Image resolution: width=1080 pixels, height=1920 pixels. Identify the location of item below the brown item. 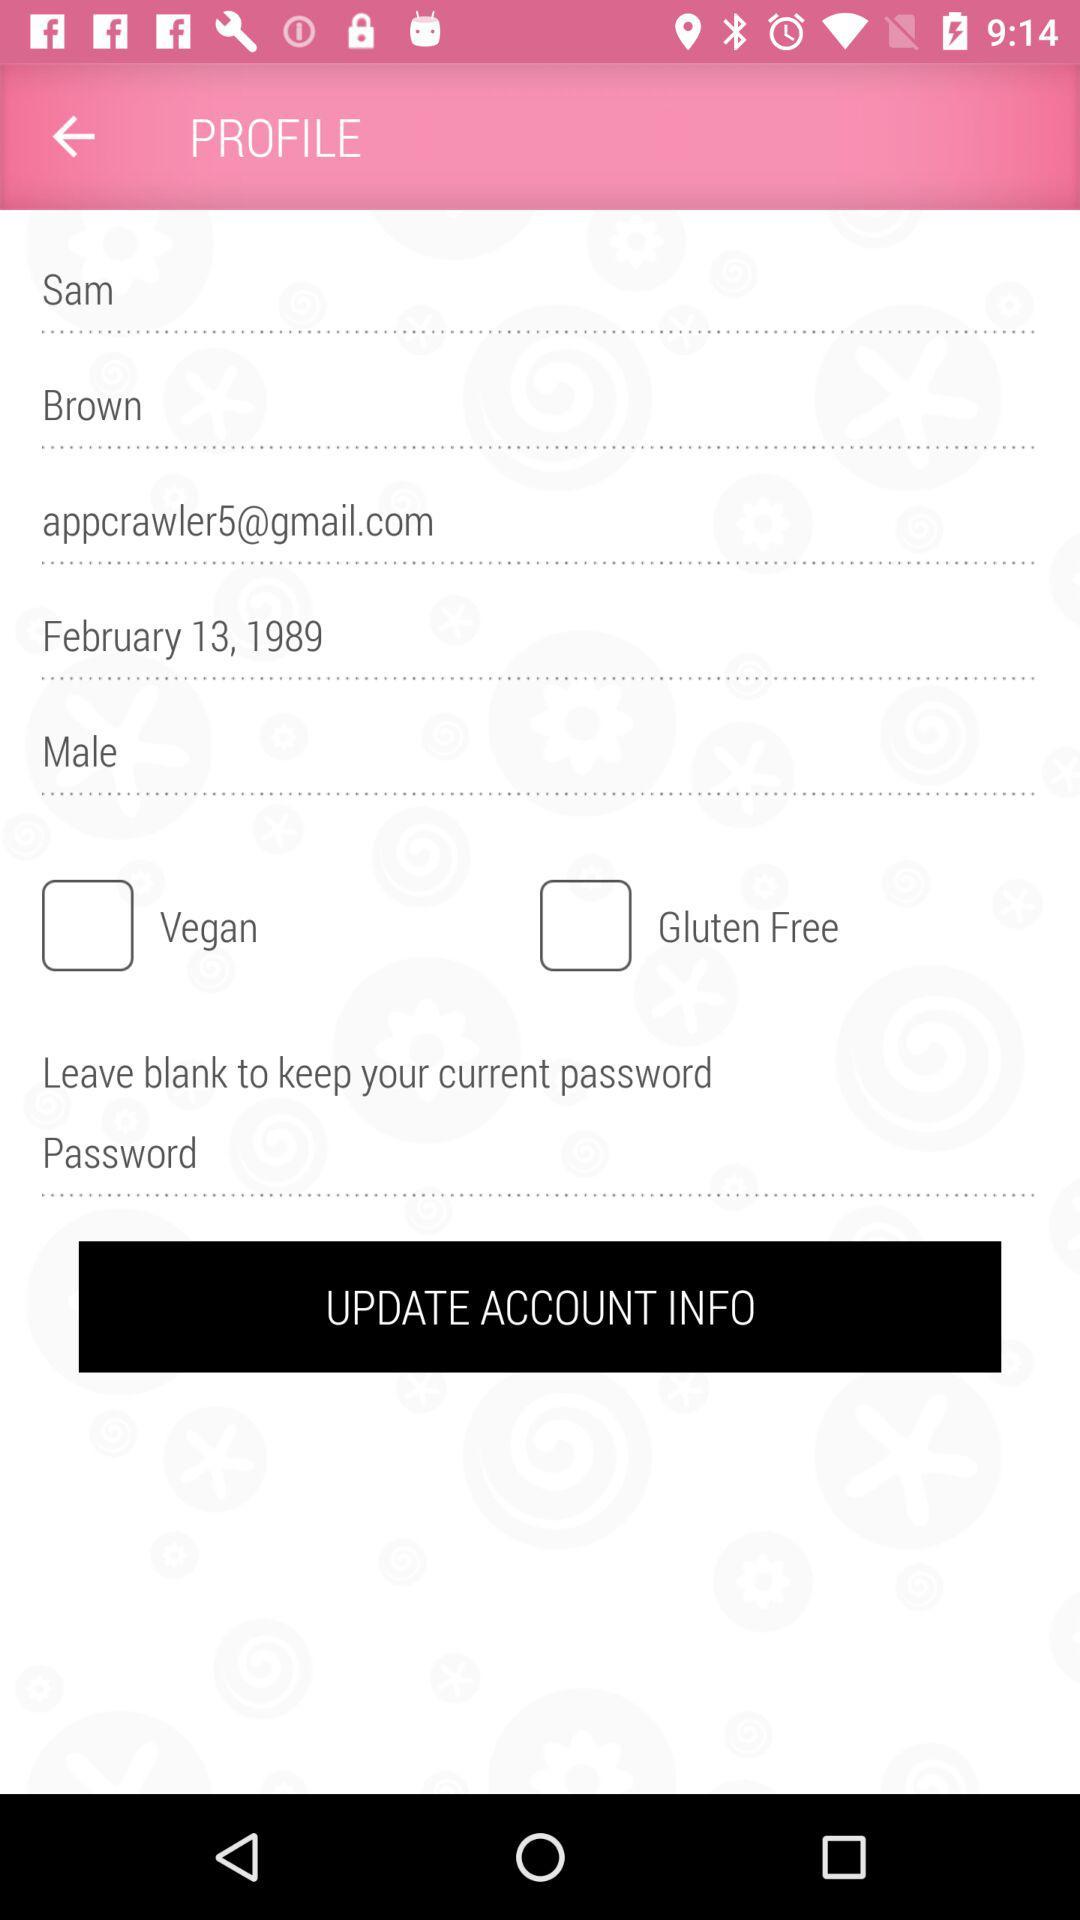
(540, 529).